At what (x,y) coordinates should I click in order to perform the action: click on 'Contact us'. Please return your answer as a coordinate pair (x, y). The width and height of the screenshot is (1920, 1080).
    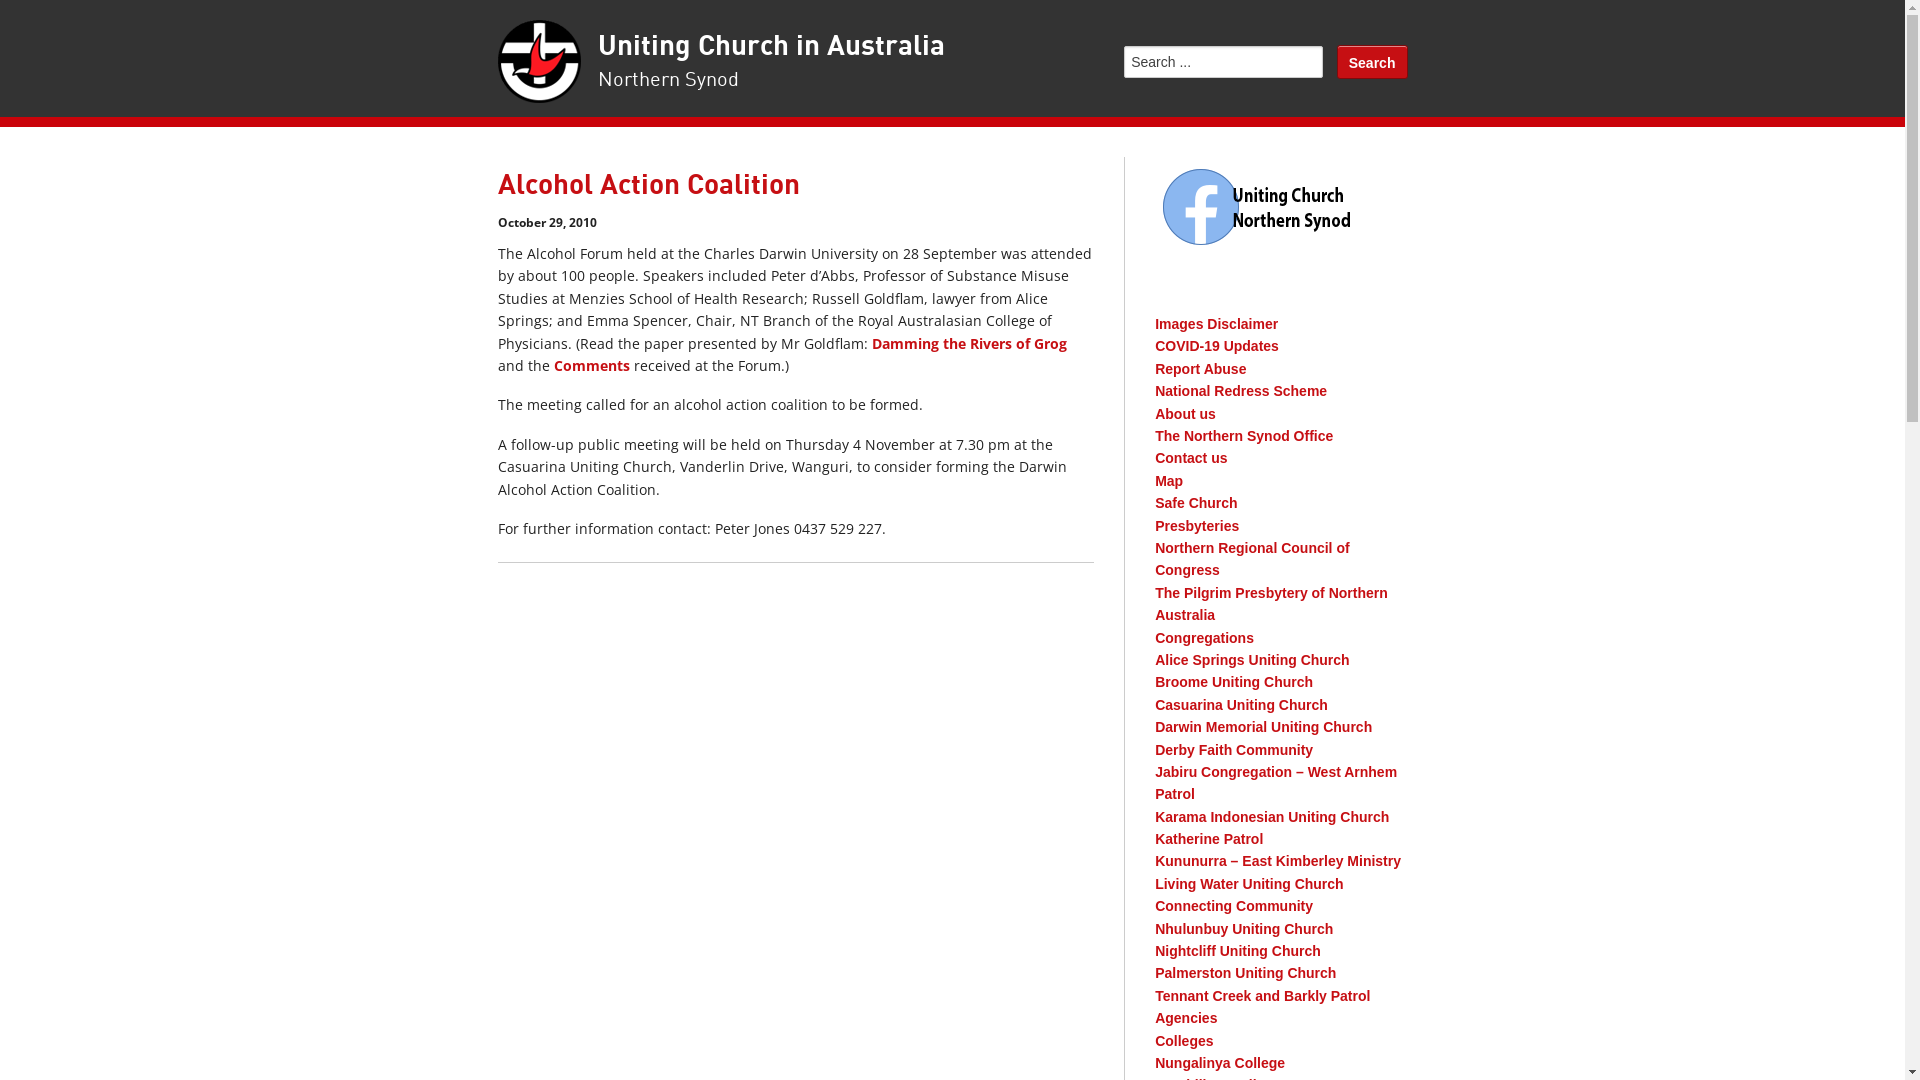
    Looking at the image, I should click on (1155, 458).